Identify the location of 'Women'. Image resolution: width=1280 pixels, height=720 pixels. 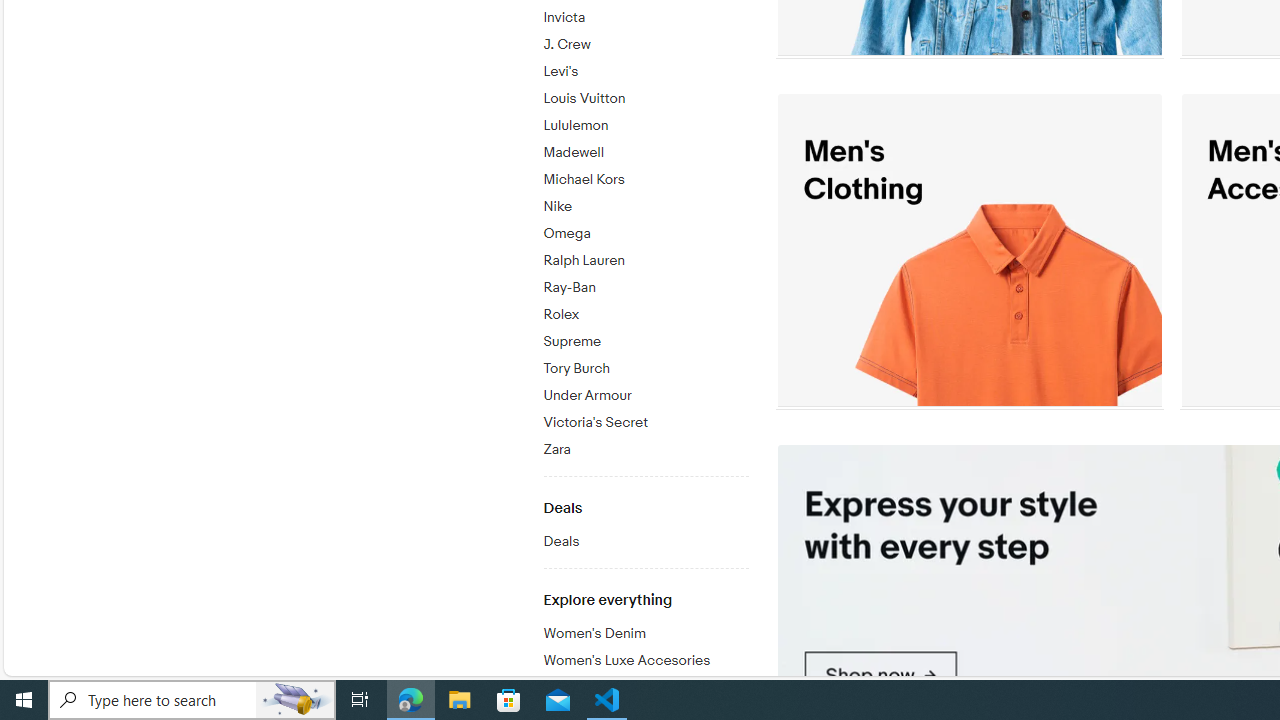
(645, 661).